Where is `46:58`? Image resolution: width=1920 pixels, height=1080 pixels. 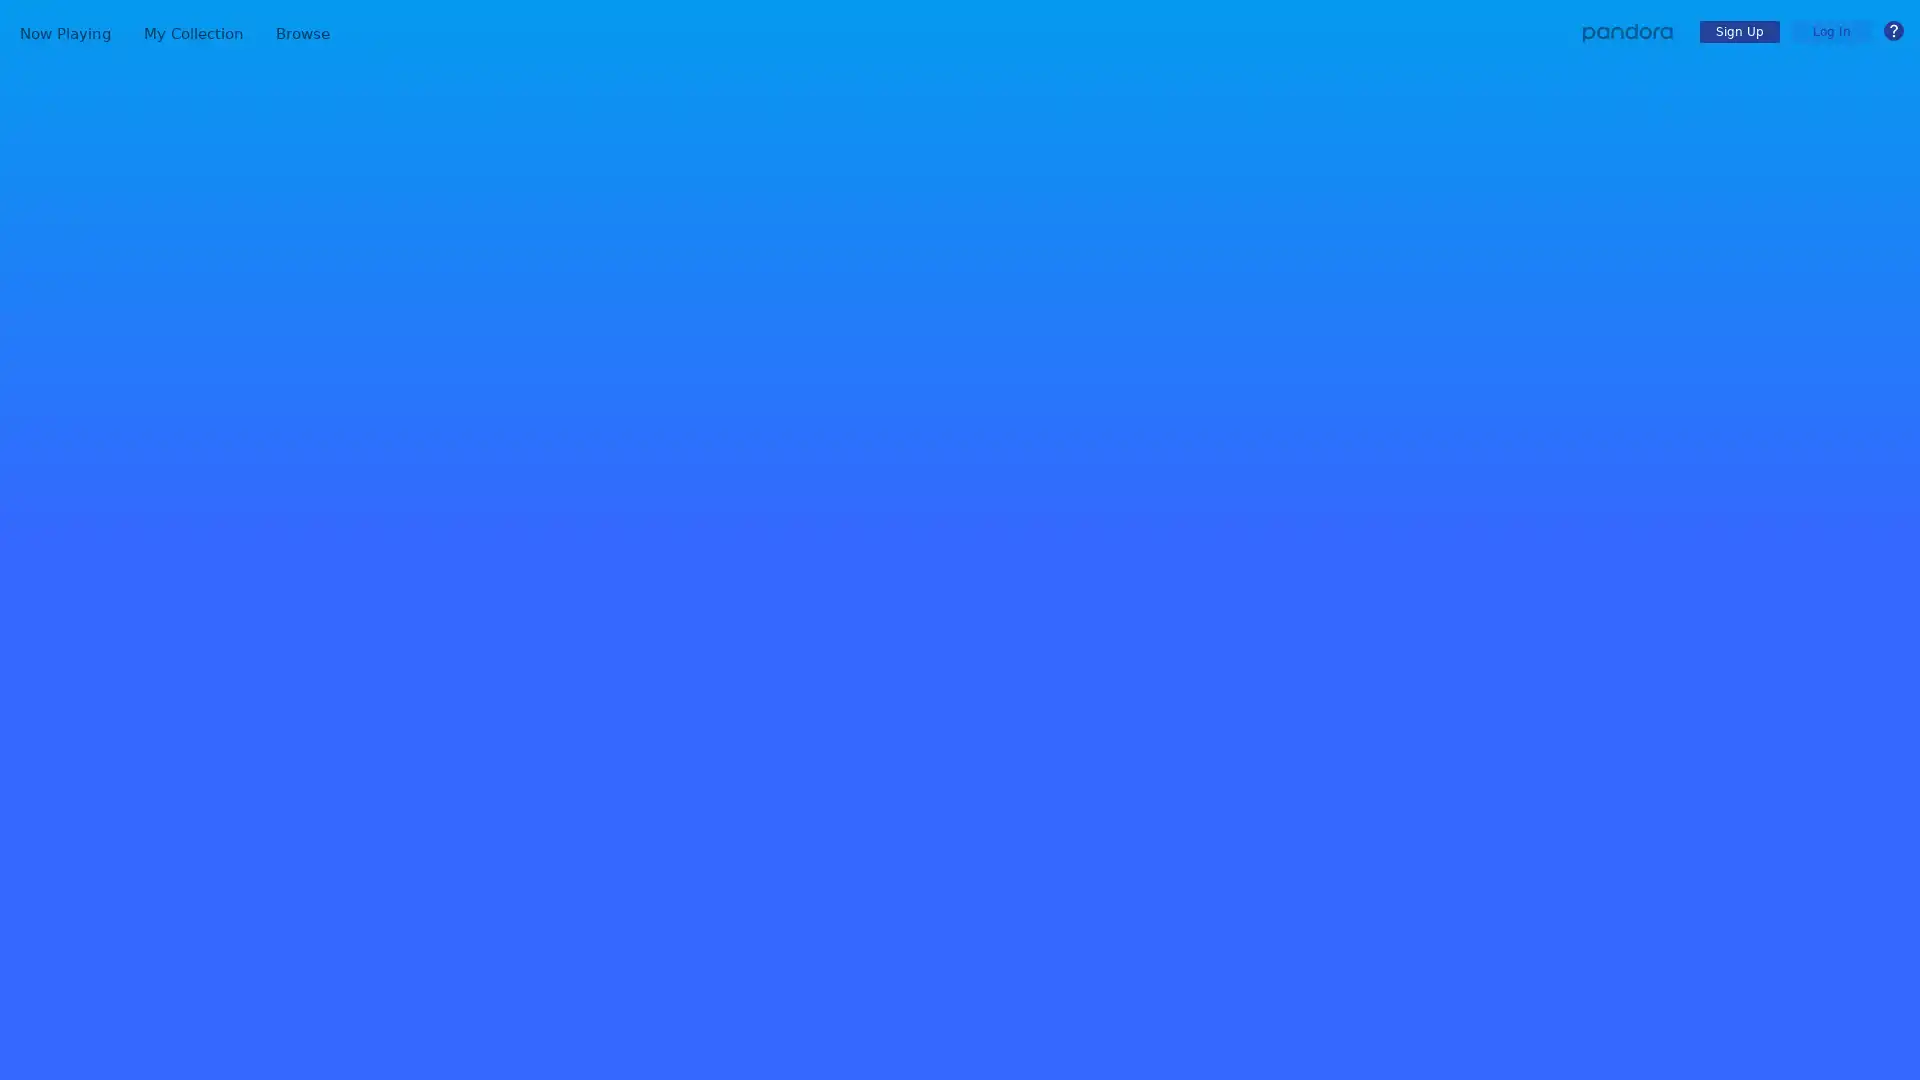 46:58 is located at coordinates (1656, 546).